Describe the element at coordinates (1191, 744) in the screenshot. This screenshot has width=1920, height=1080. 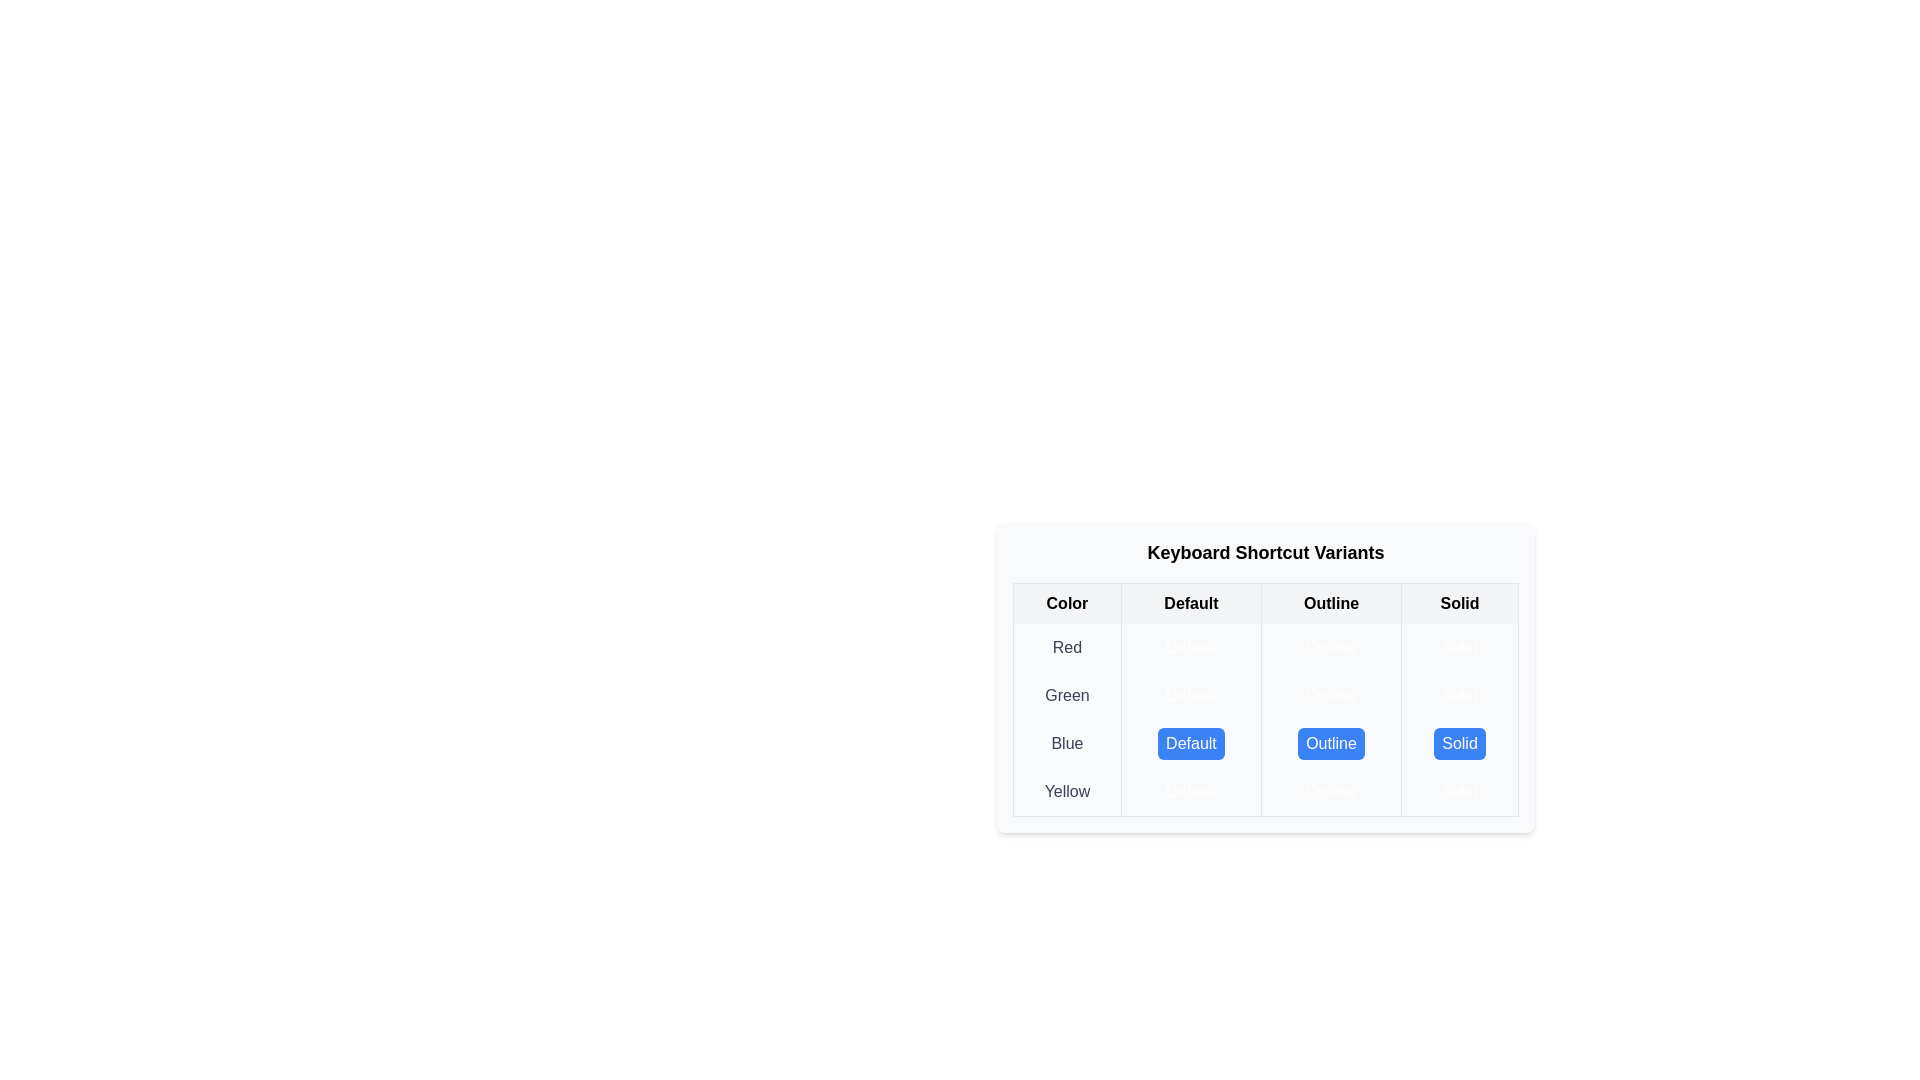
I see `the rectangular button with a blue background and white text reading 'Default' in the row labeled 'Blue'` at that location.